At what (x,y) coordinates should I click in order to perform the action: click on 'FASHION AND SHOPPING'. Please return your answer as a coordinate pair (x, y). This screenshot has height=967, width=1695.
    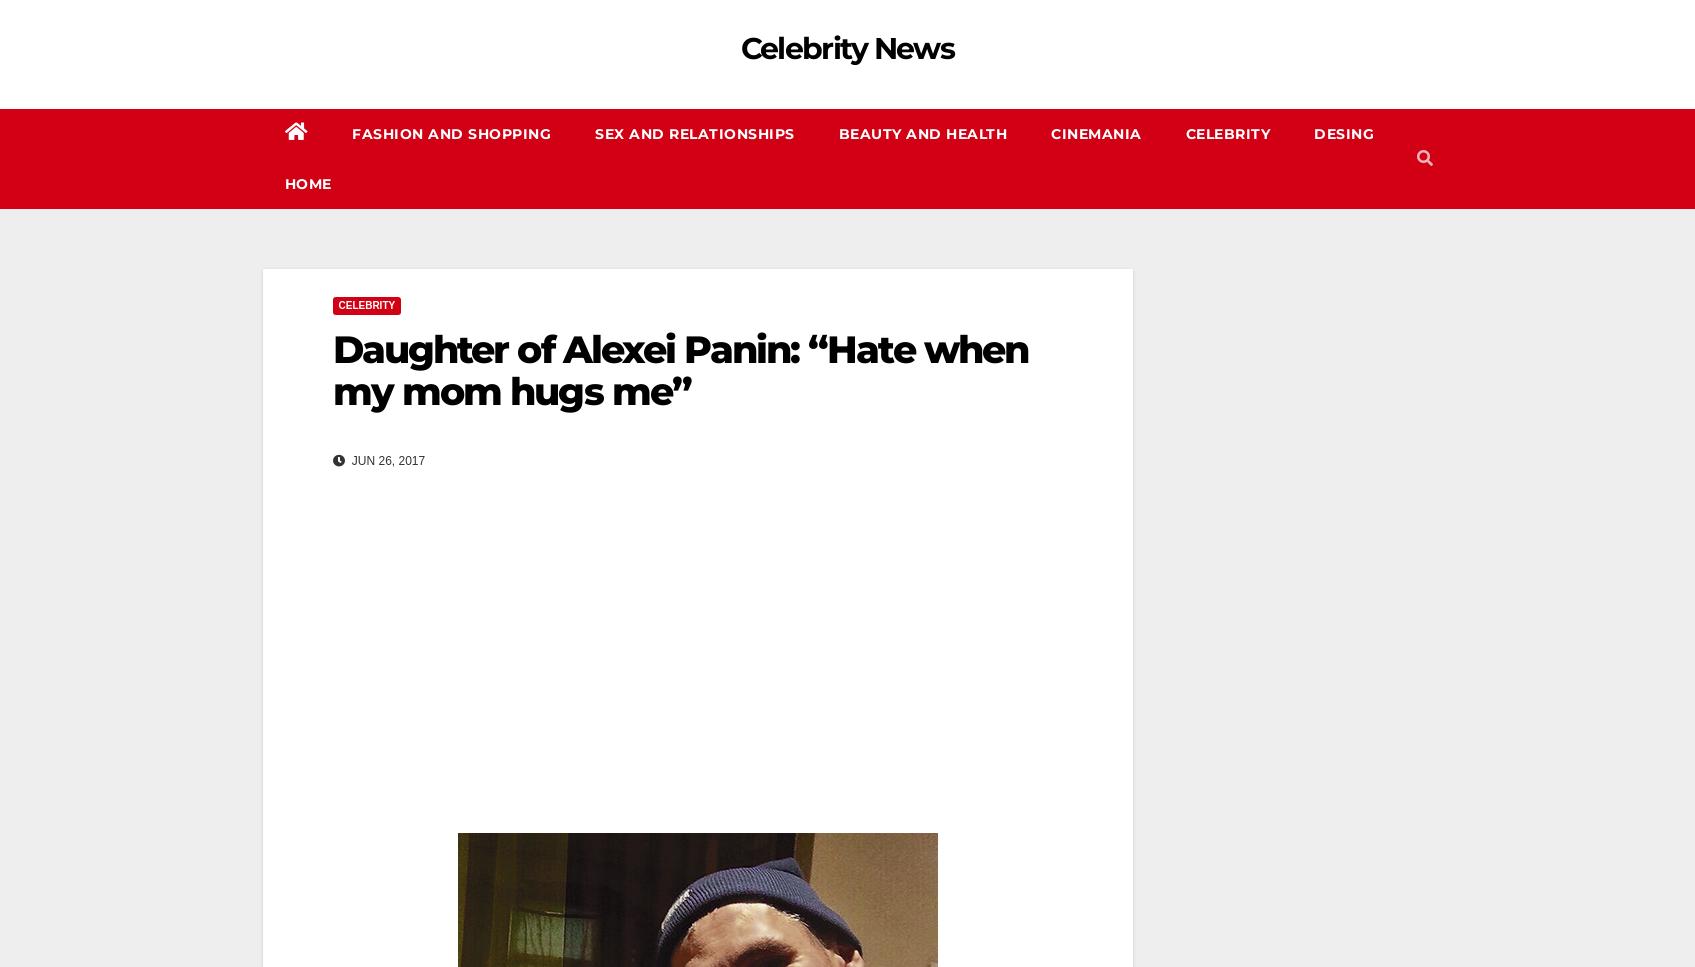
    Looking at the image, I should click on (451, 133).